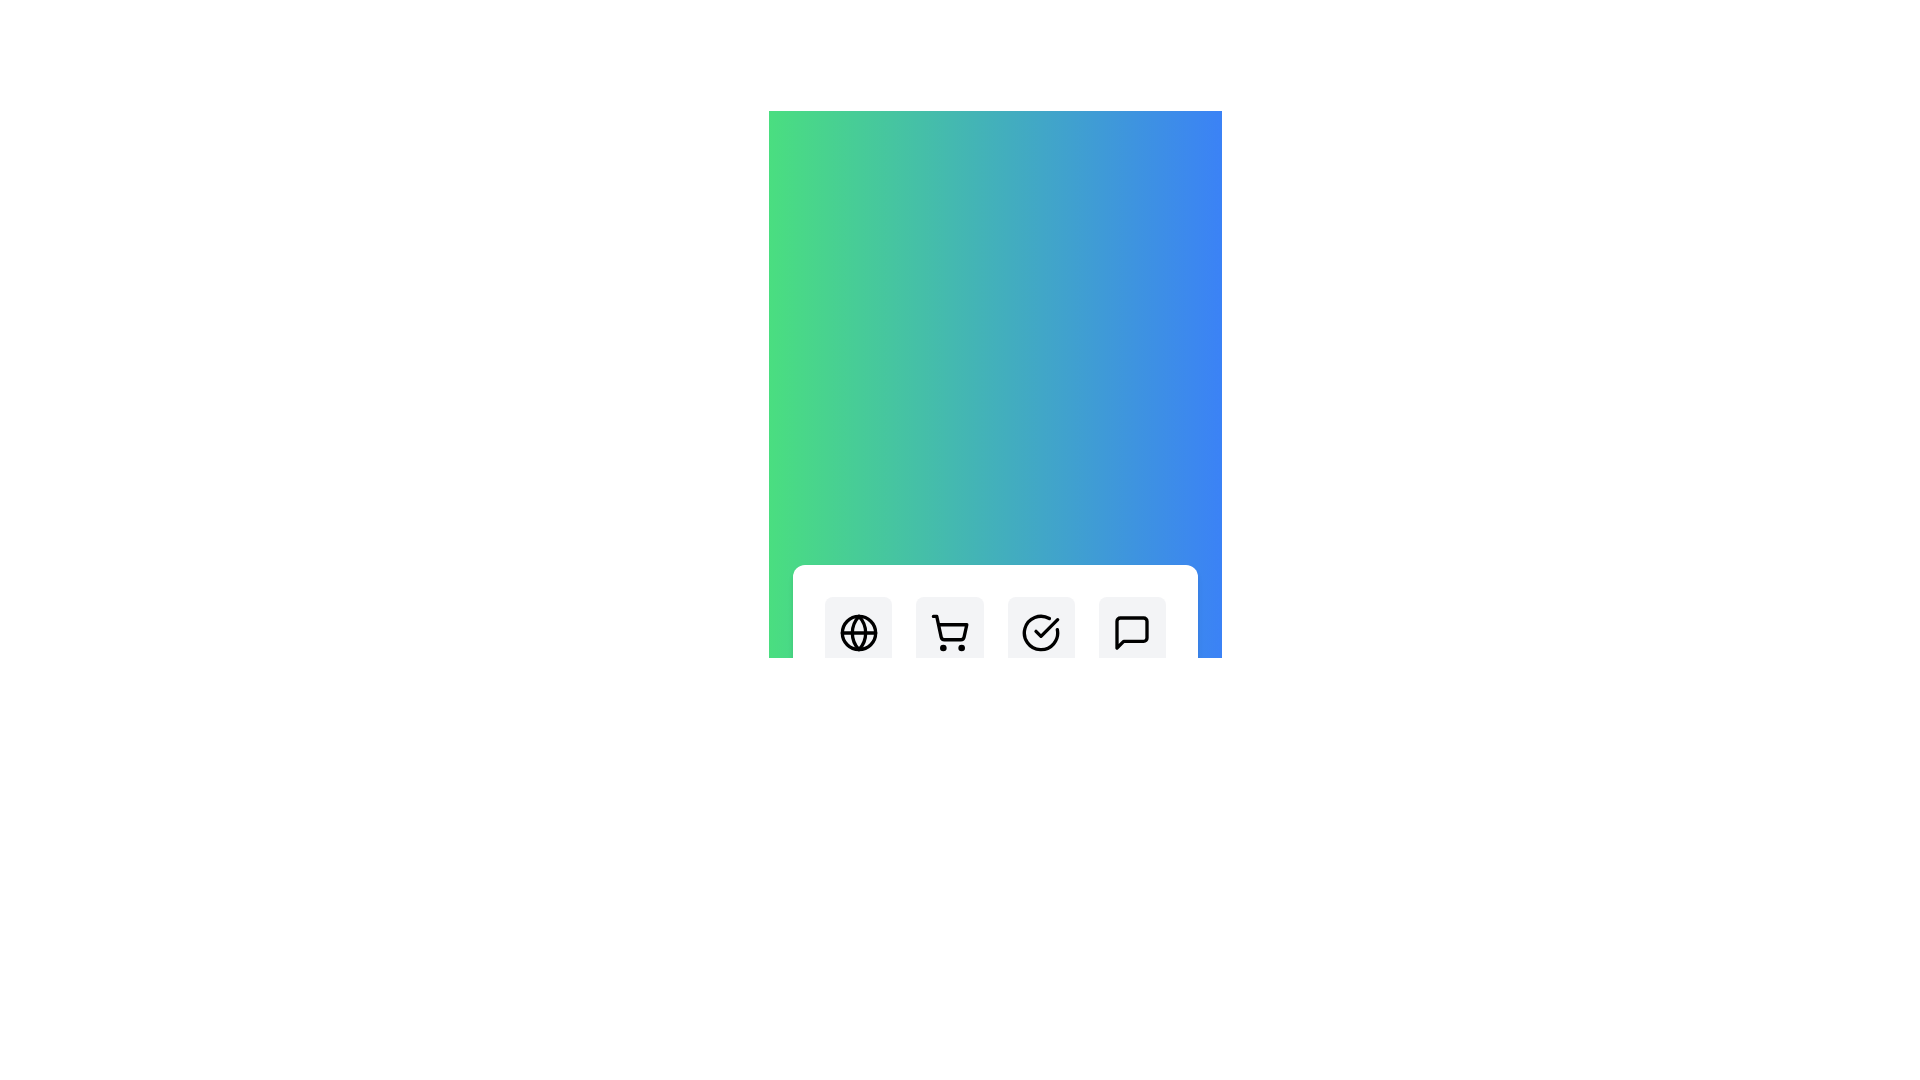 The image size is (1920, 1080). Describe the element at coordinates (858, 651) in the screenshot. I see `the 'Explore' button, which is the first item in the grid layout, featuring a globe icon and a light gray background, to trigger the hover effect` at that location.